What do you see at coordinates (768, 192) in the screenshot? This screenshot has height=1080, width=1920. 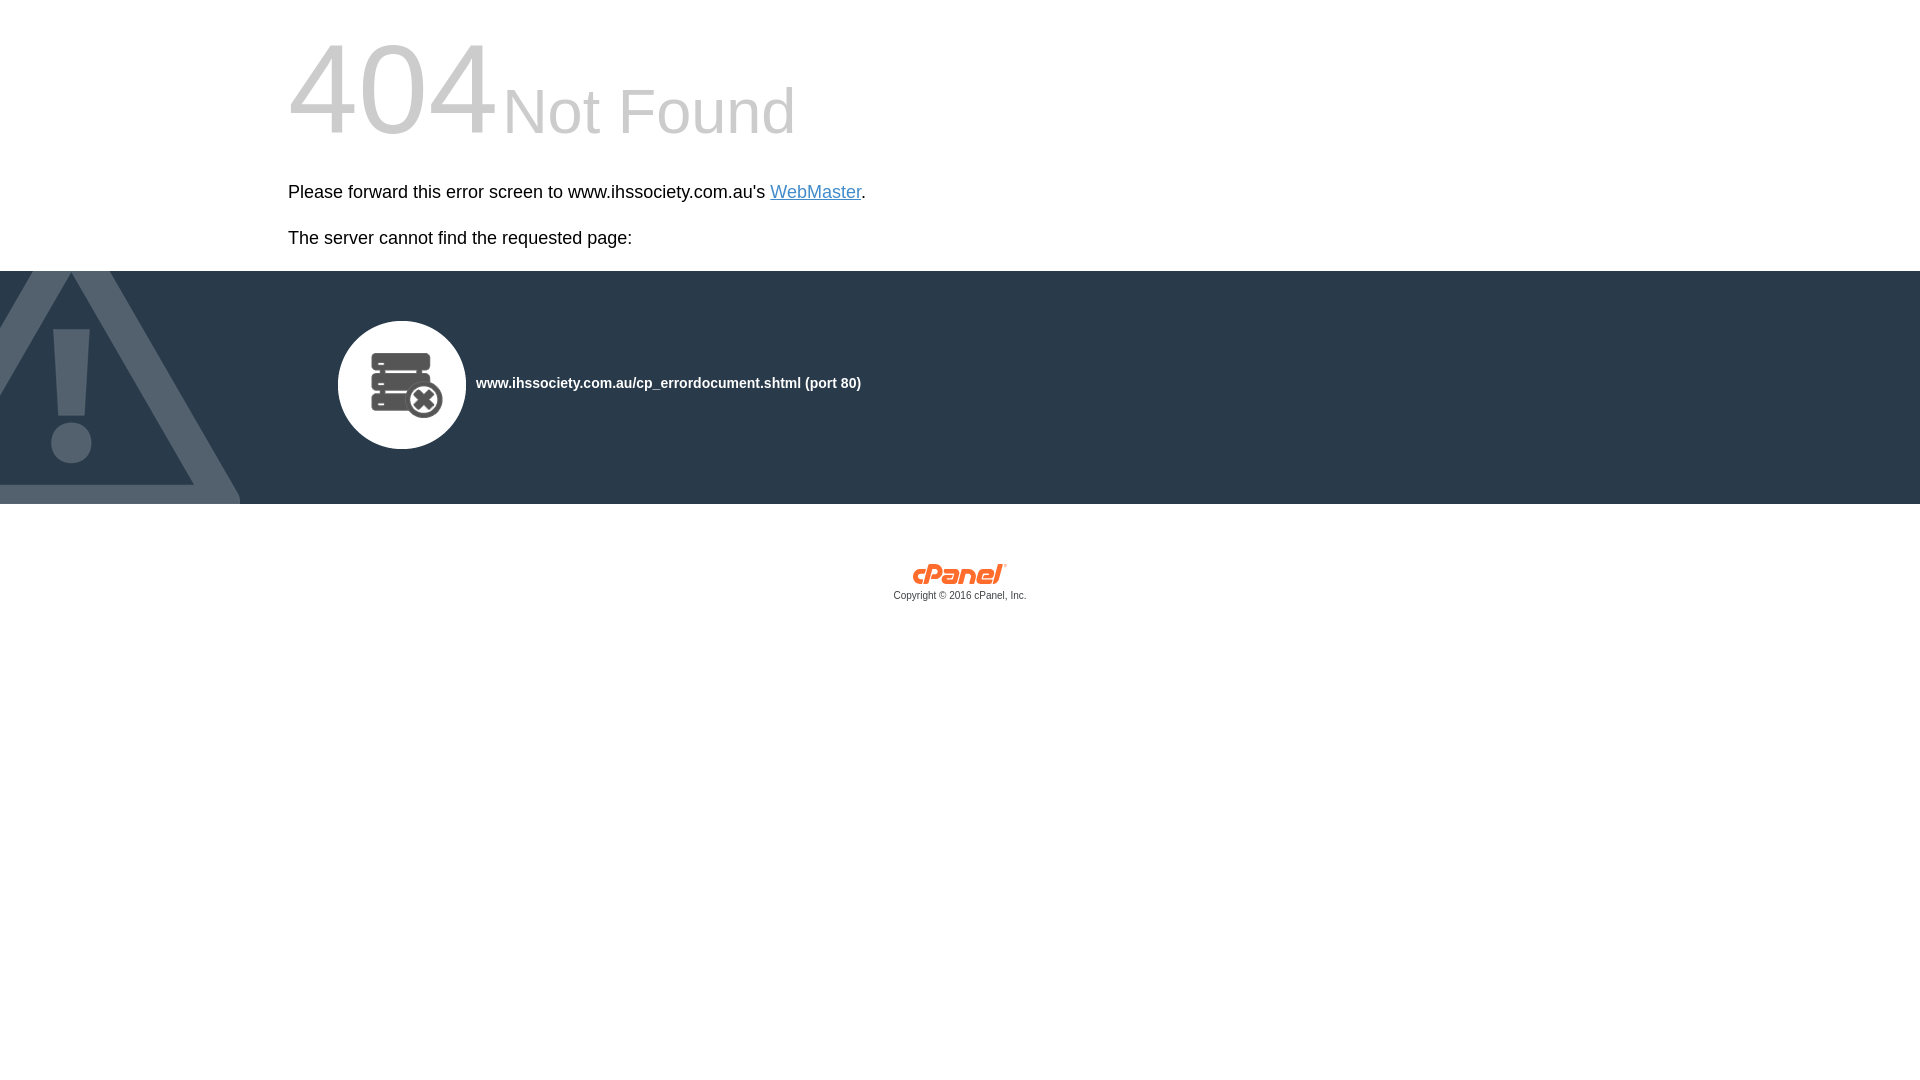 I see `'WebMaster'` at bounding box center [768, 192].